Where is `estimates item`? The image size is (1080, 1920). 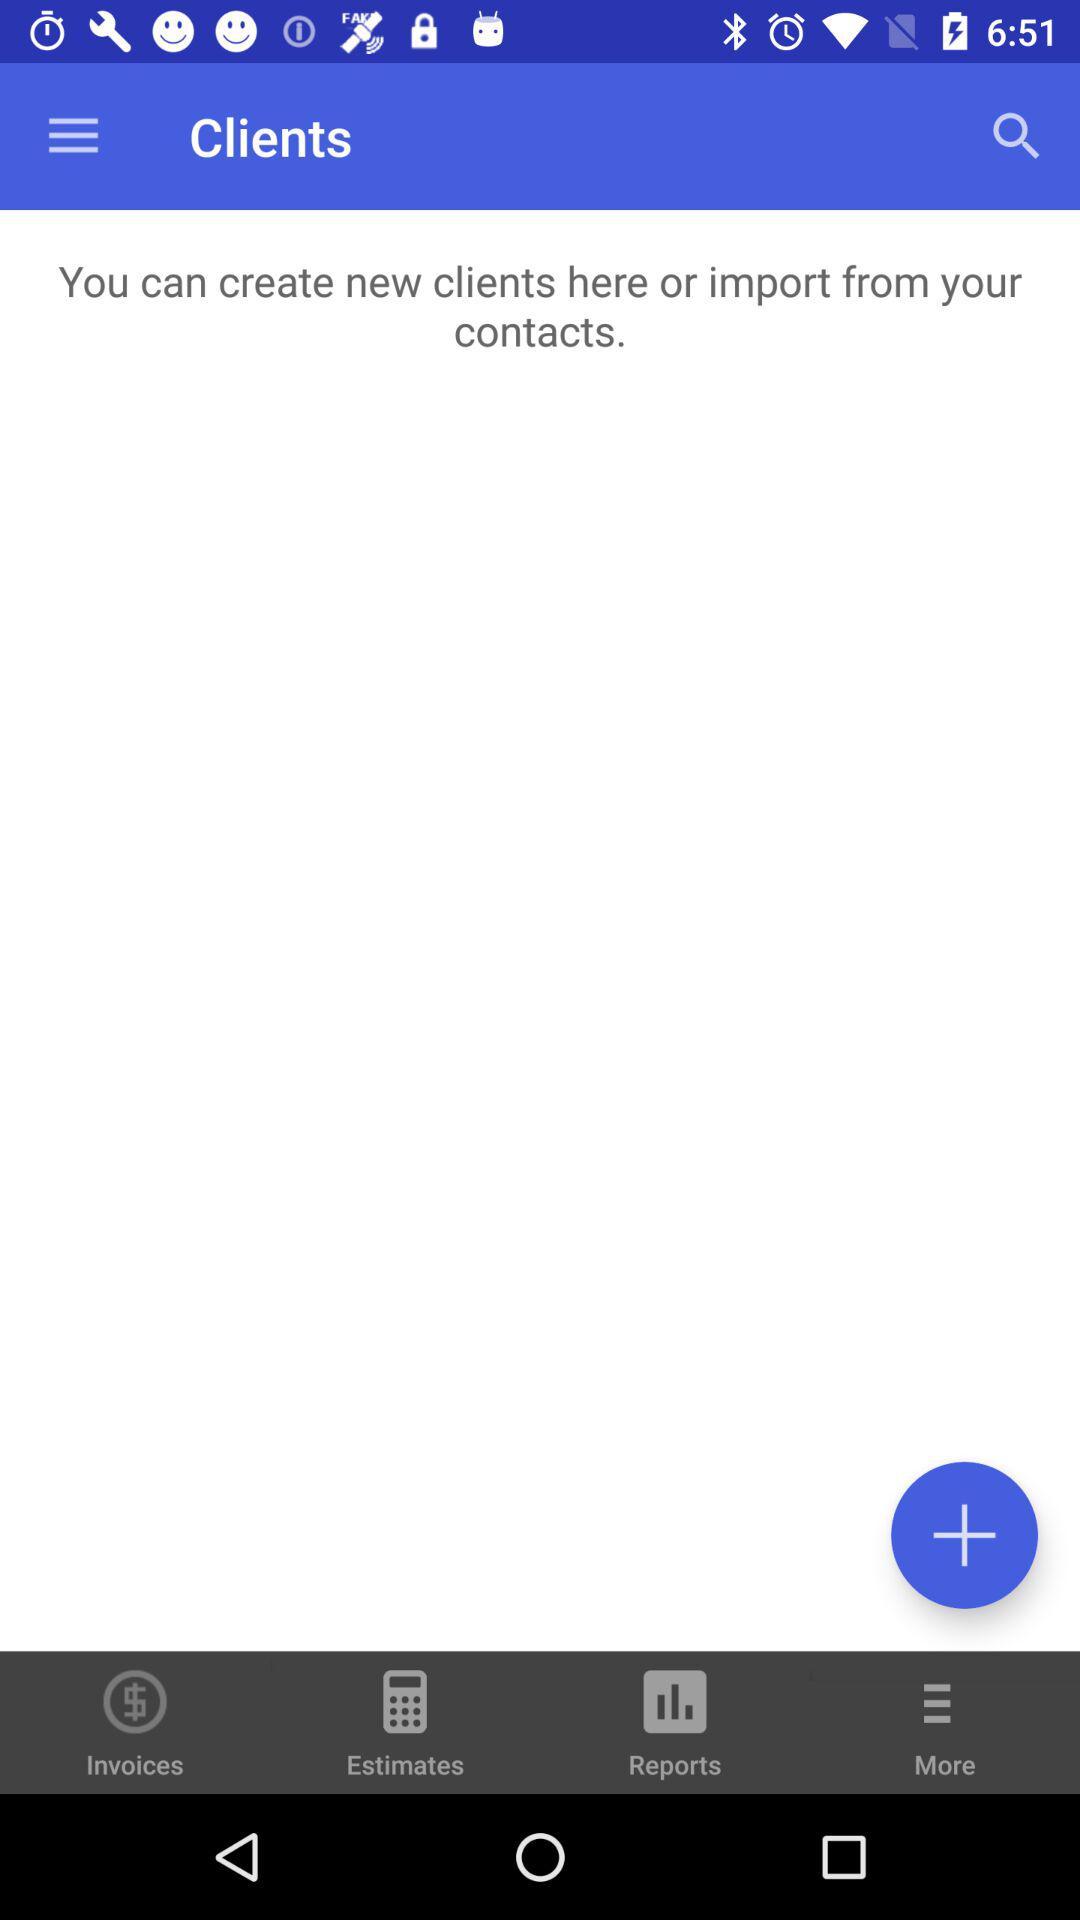 estimates item is located at coordinates (405, 1731).